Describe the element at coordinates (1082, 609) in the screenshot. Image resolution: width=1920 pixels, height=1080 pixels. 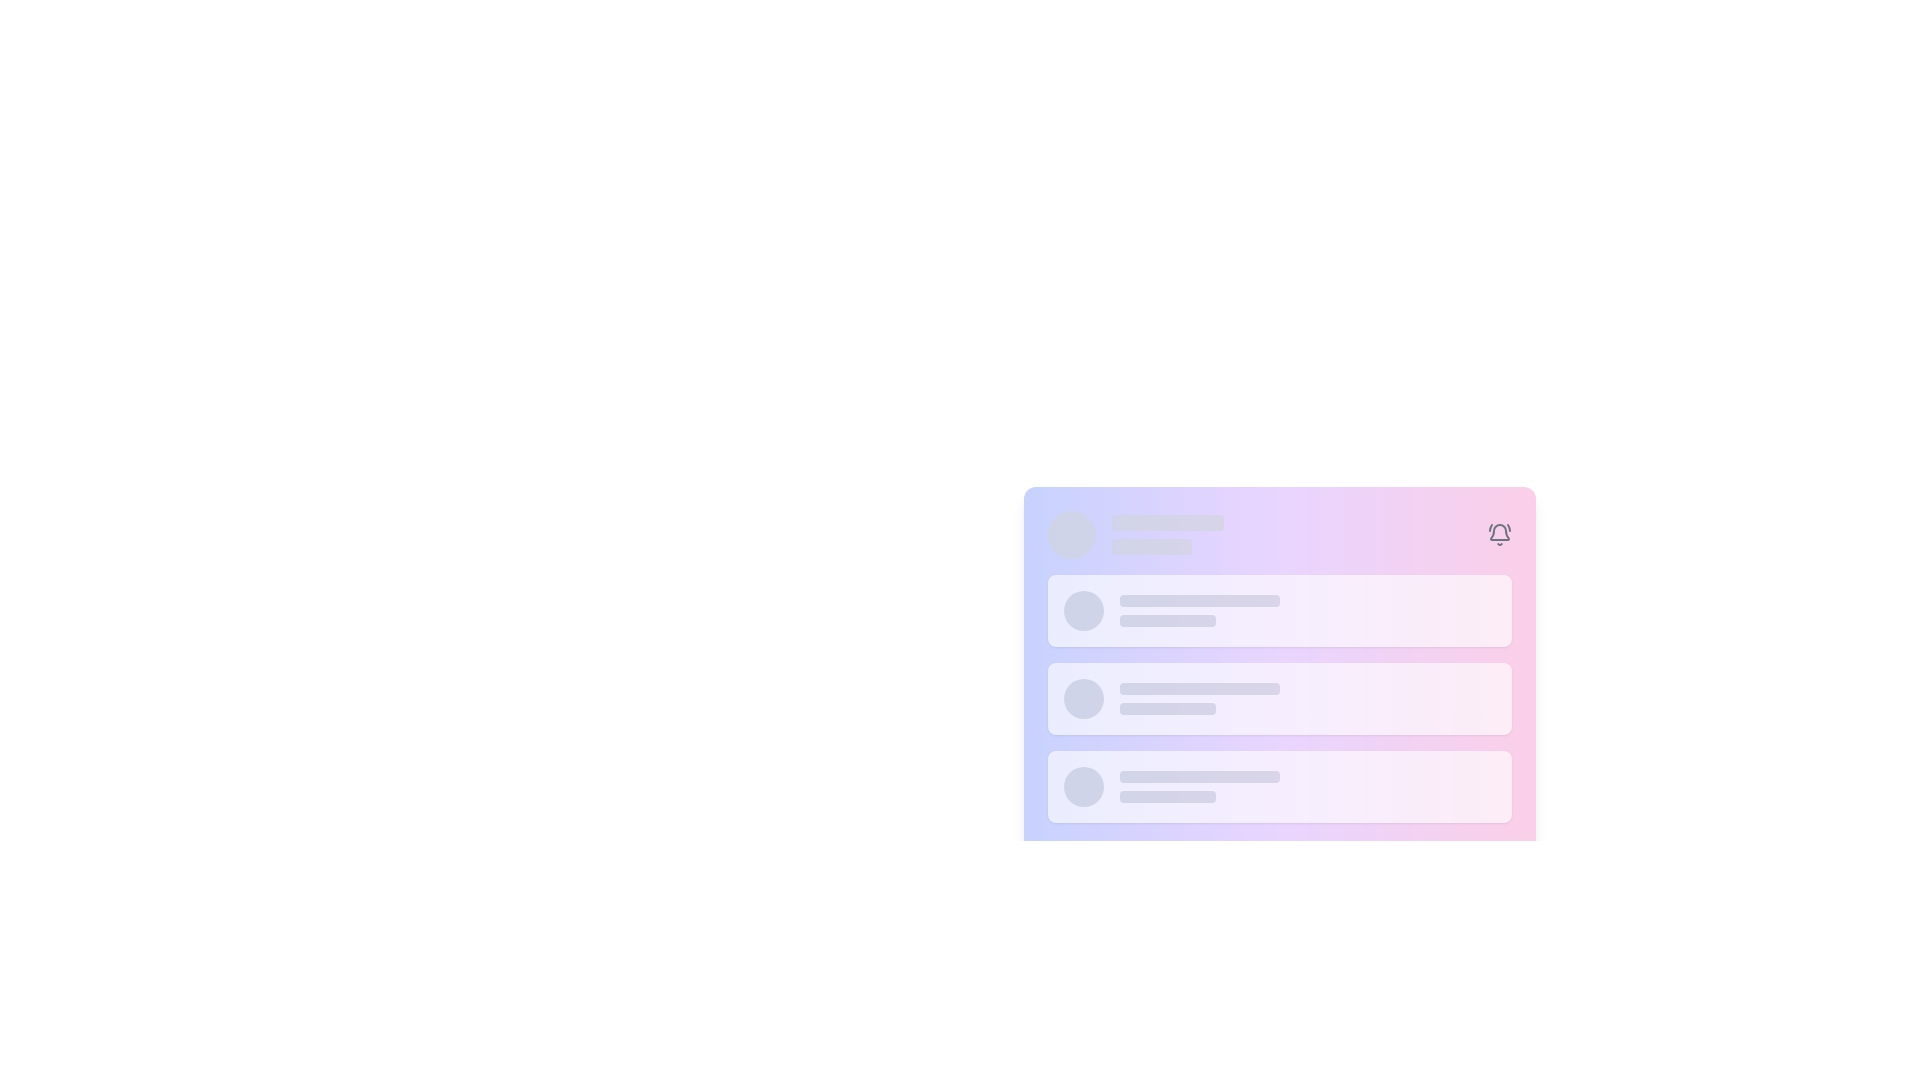
I see `the Avatar placeholder, which serves as a profile picture placeholder located towards the left in the vertical center of its containing card` at that location.